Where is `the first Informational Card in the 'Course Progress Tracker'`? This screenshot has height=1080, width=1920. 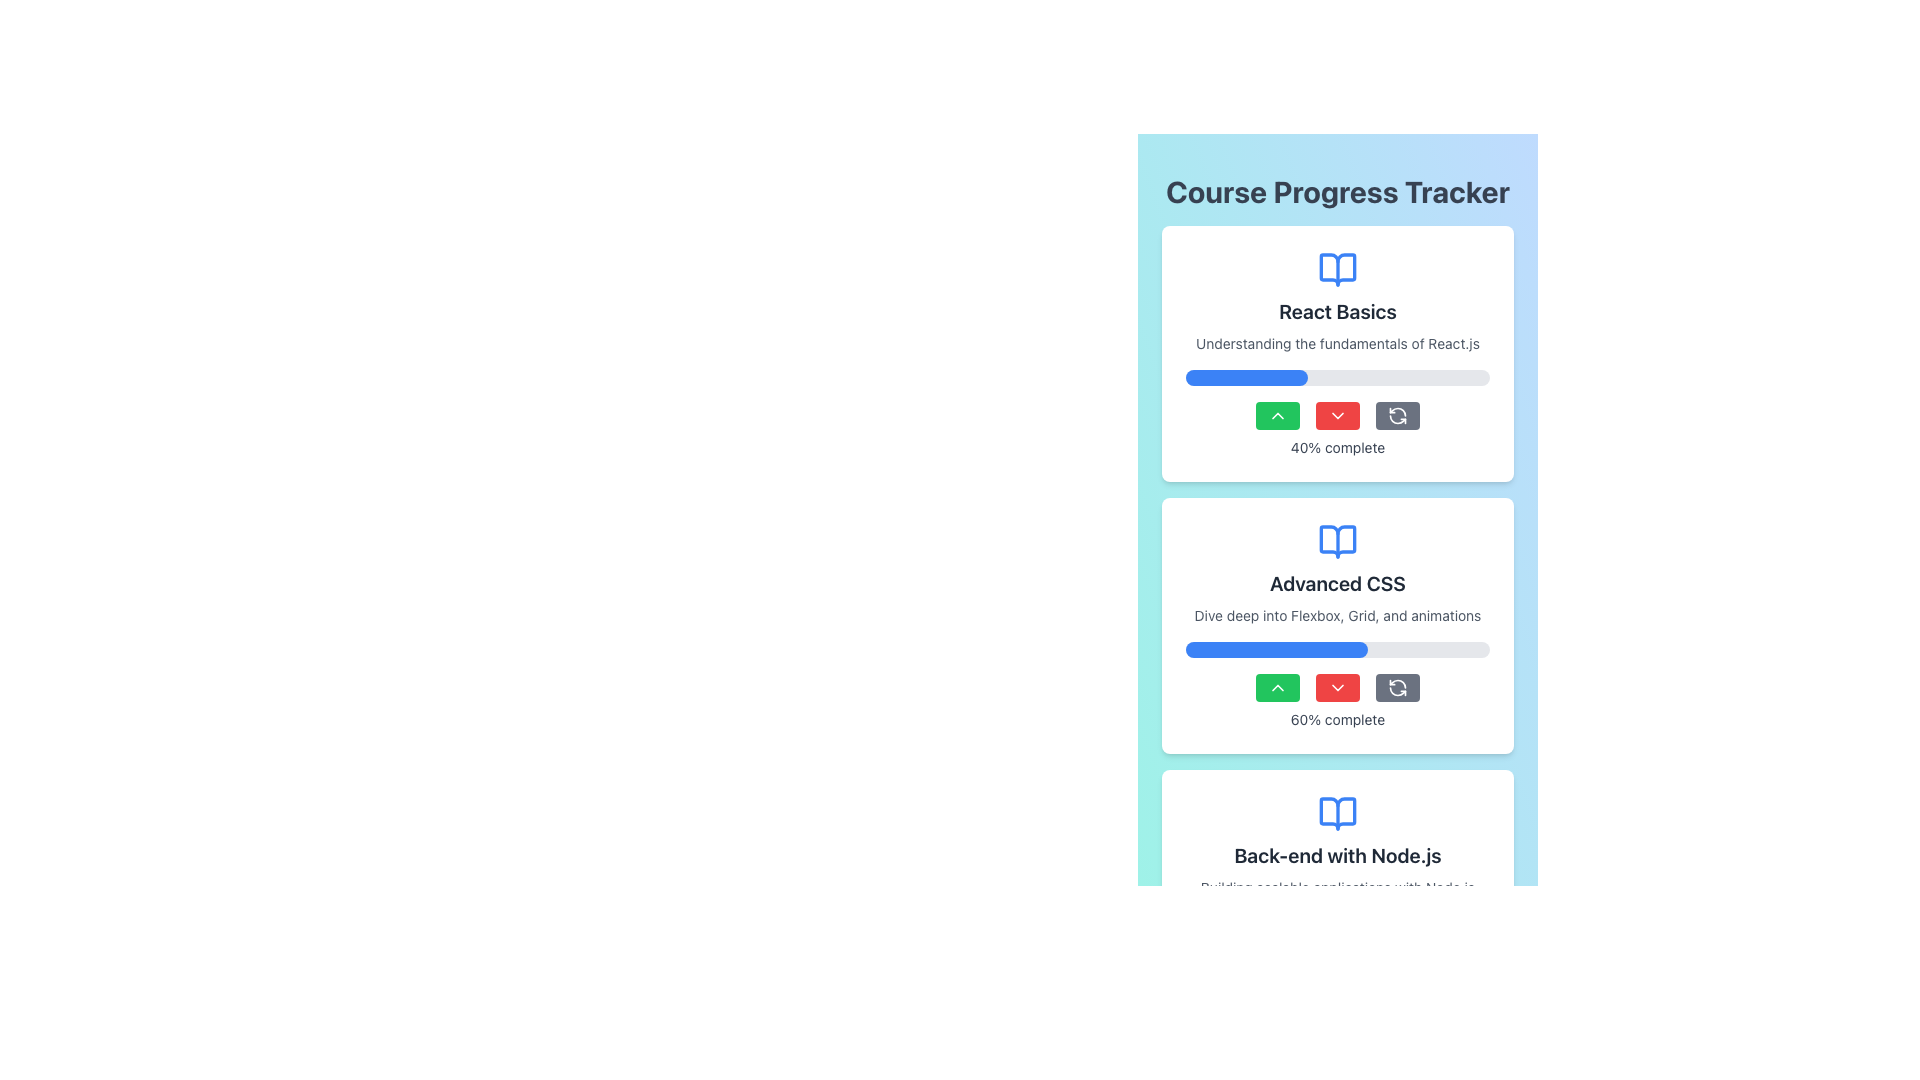
the first Informational Card in the 'Course Progress Tracker' is located at coordinates (1338, 353).